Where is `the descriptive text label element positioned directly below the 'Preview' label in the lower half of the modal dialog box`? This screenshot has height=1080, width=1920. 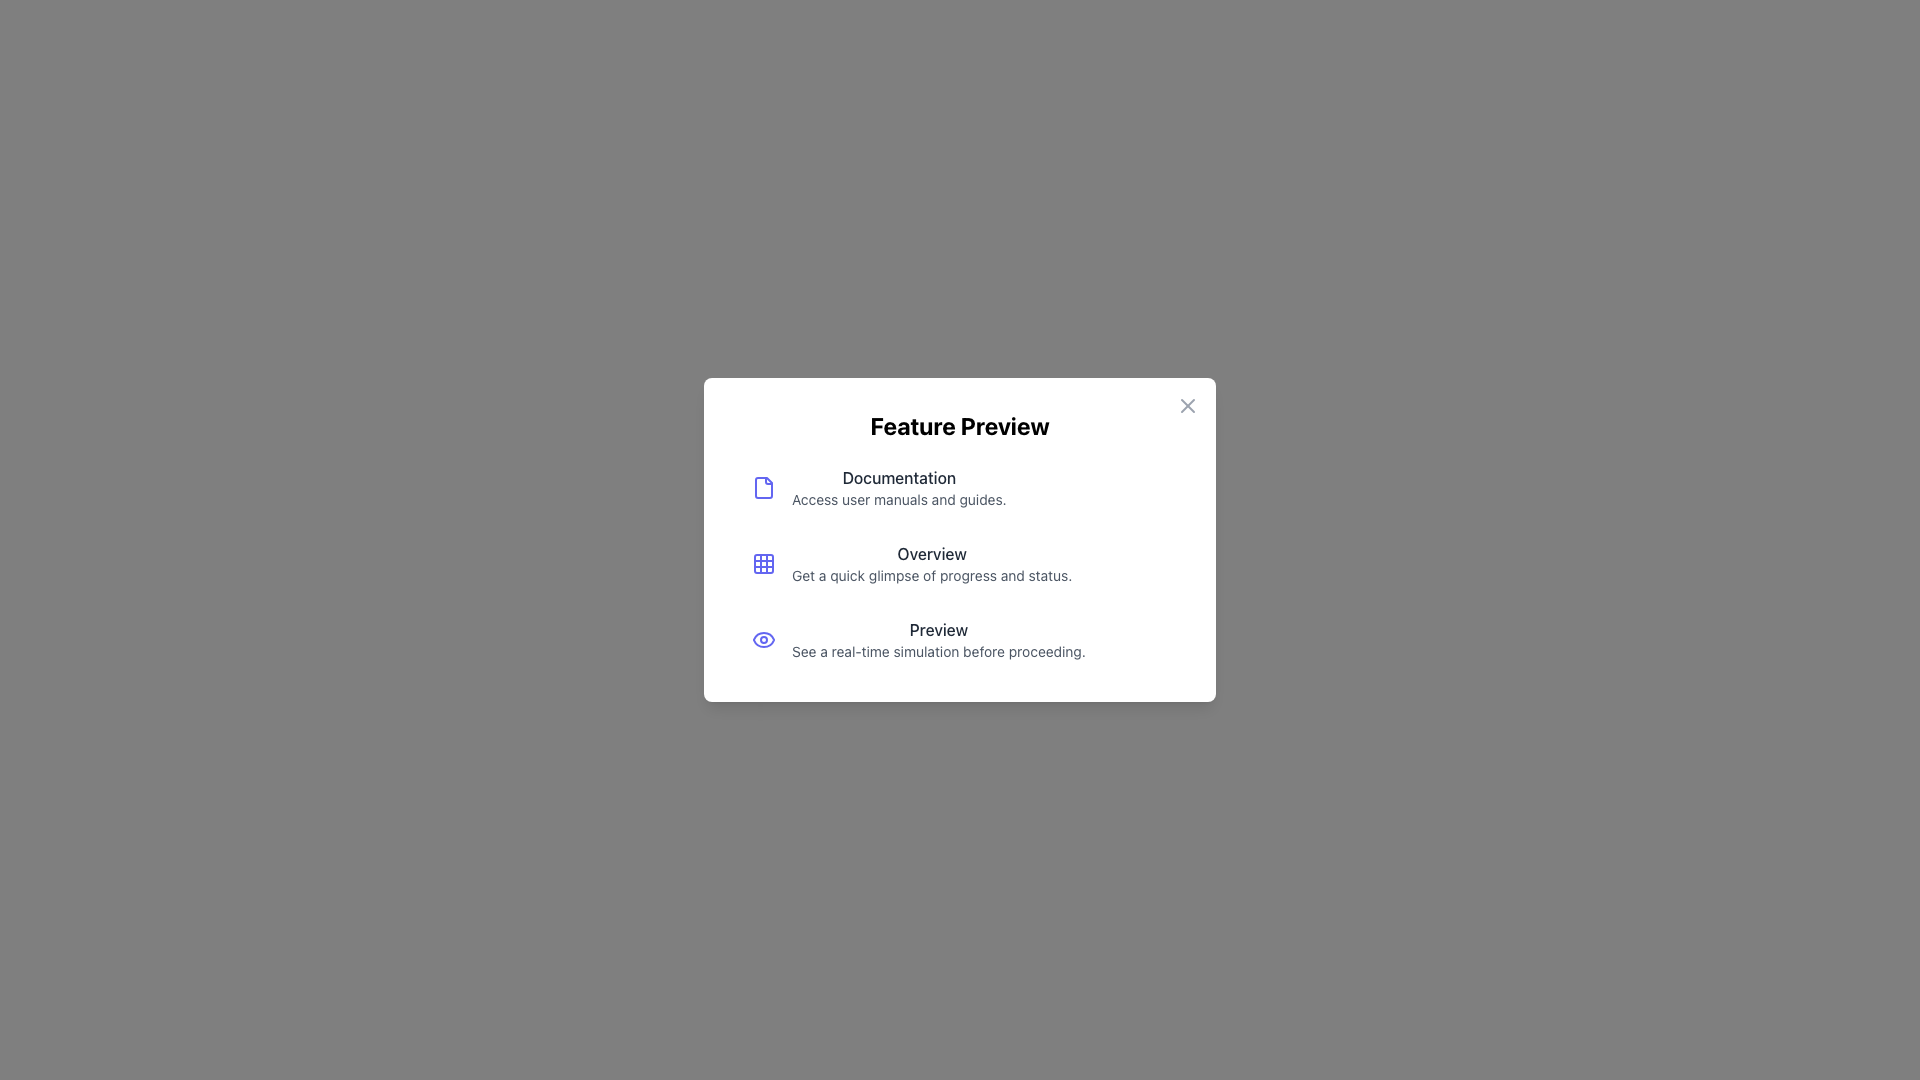
the descriptive text label element positioned directly below the 'Preview' label in the lower half of the modal dialog box is located at coordinates (937, 651).